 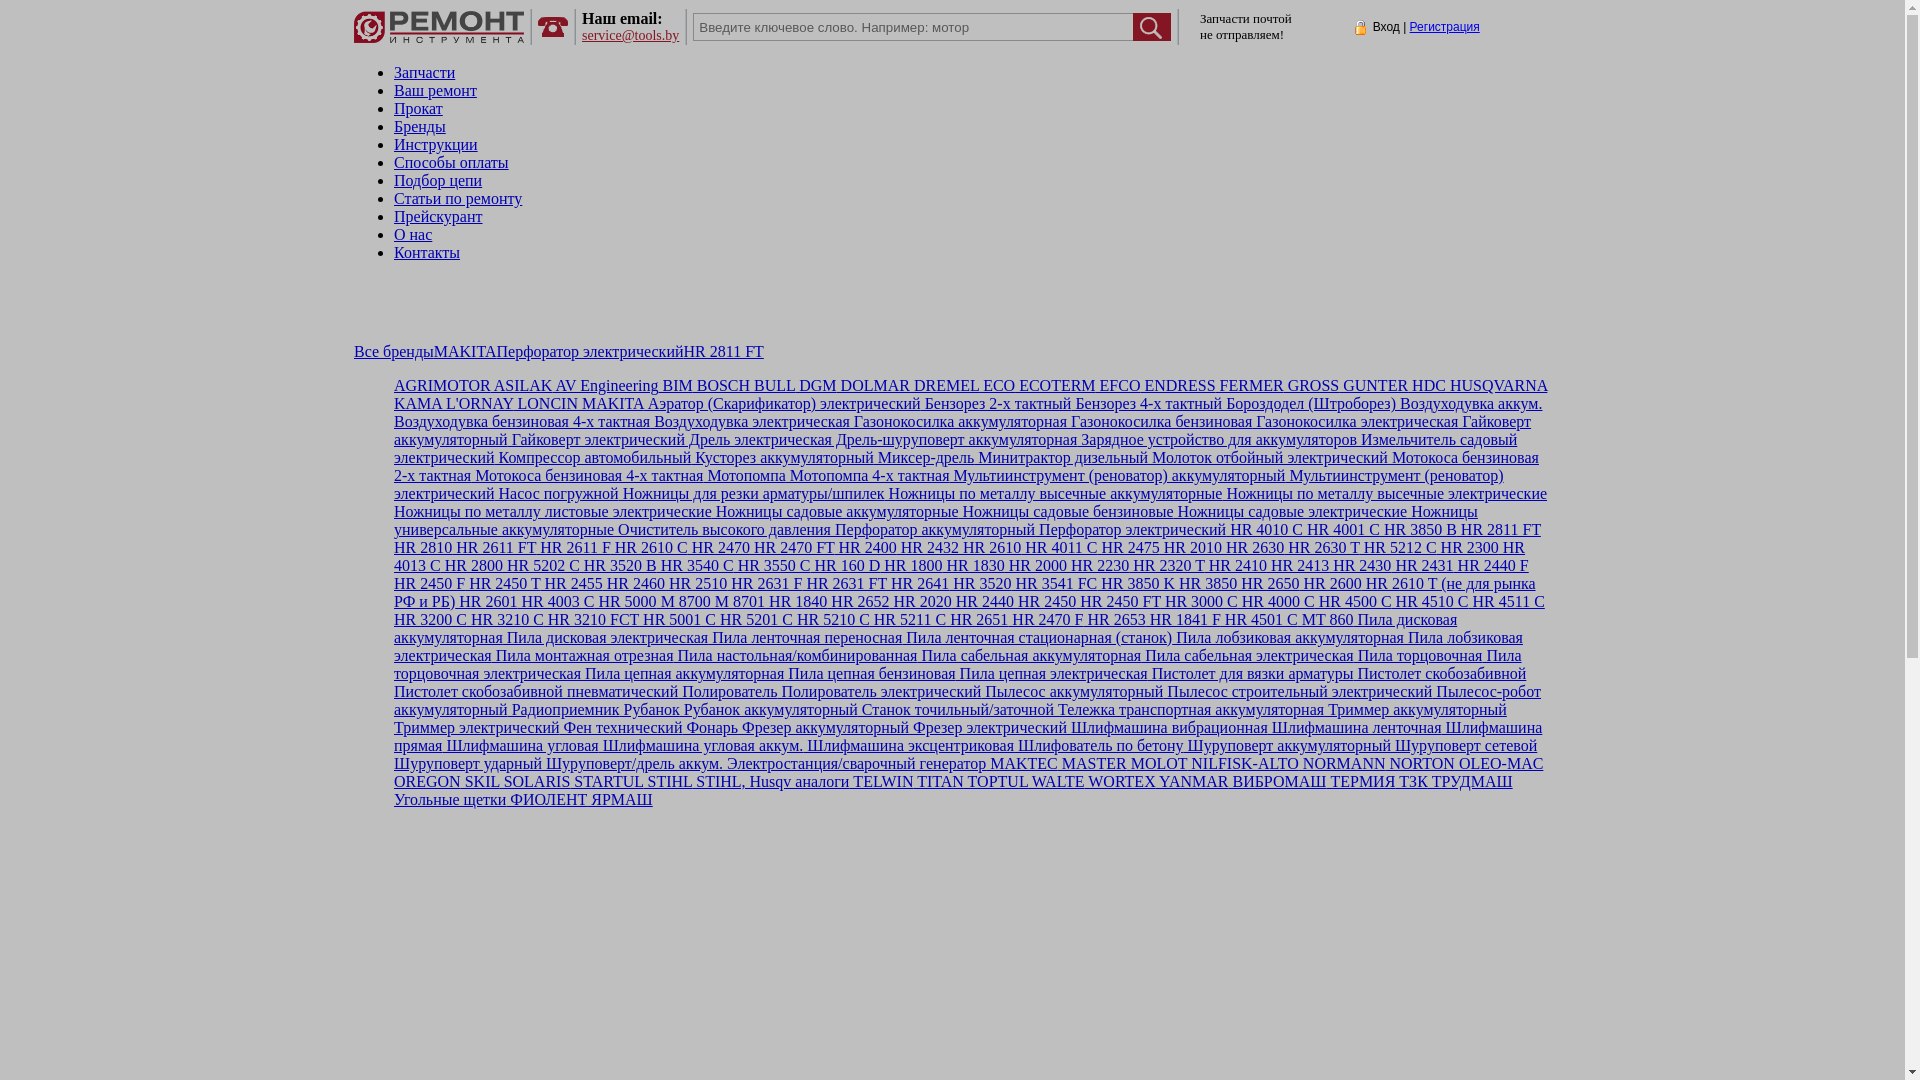 I want to click on 'NORTON', so click(x=1419, y=763).